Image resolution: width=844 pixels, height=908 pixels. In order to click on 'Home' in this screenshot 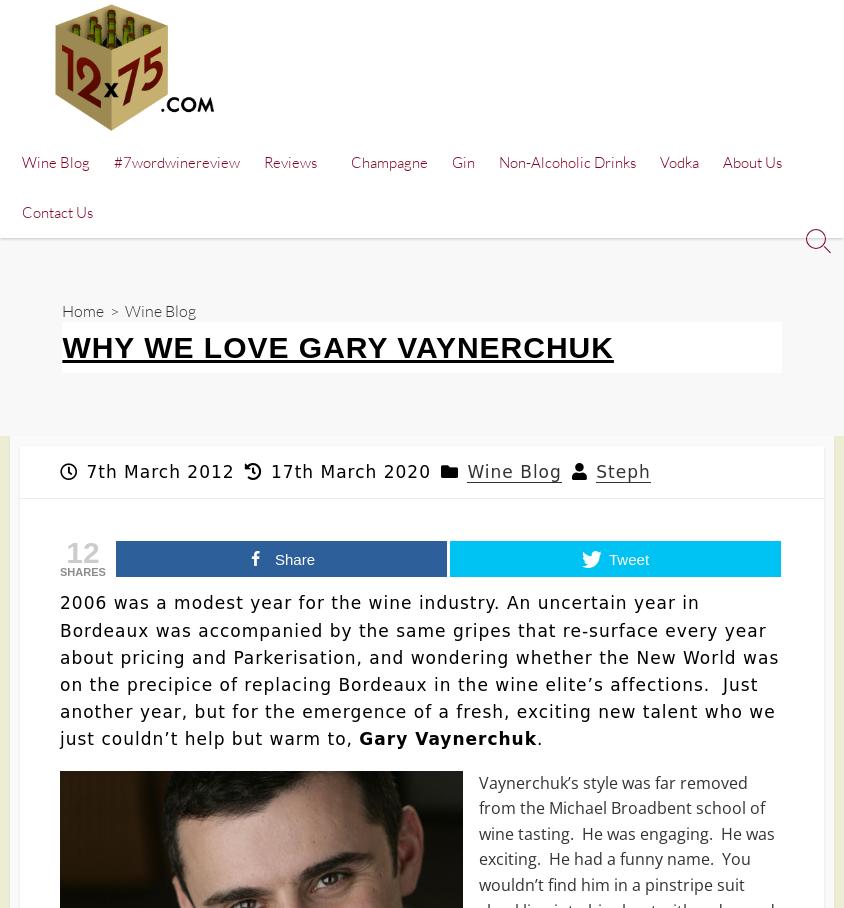, I will do `click(81, 308)`.